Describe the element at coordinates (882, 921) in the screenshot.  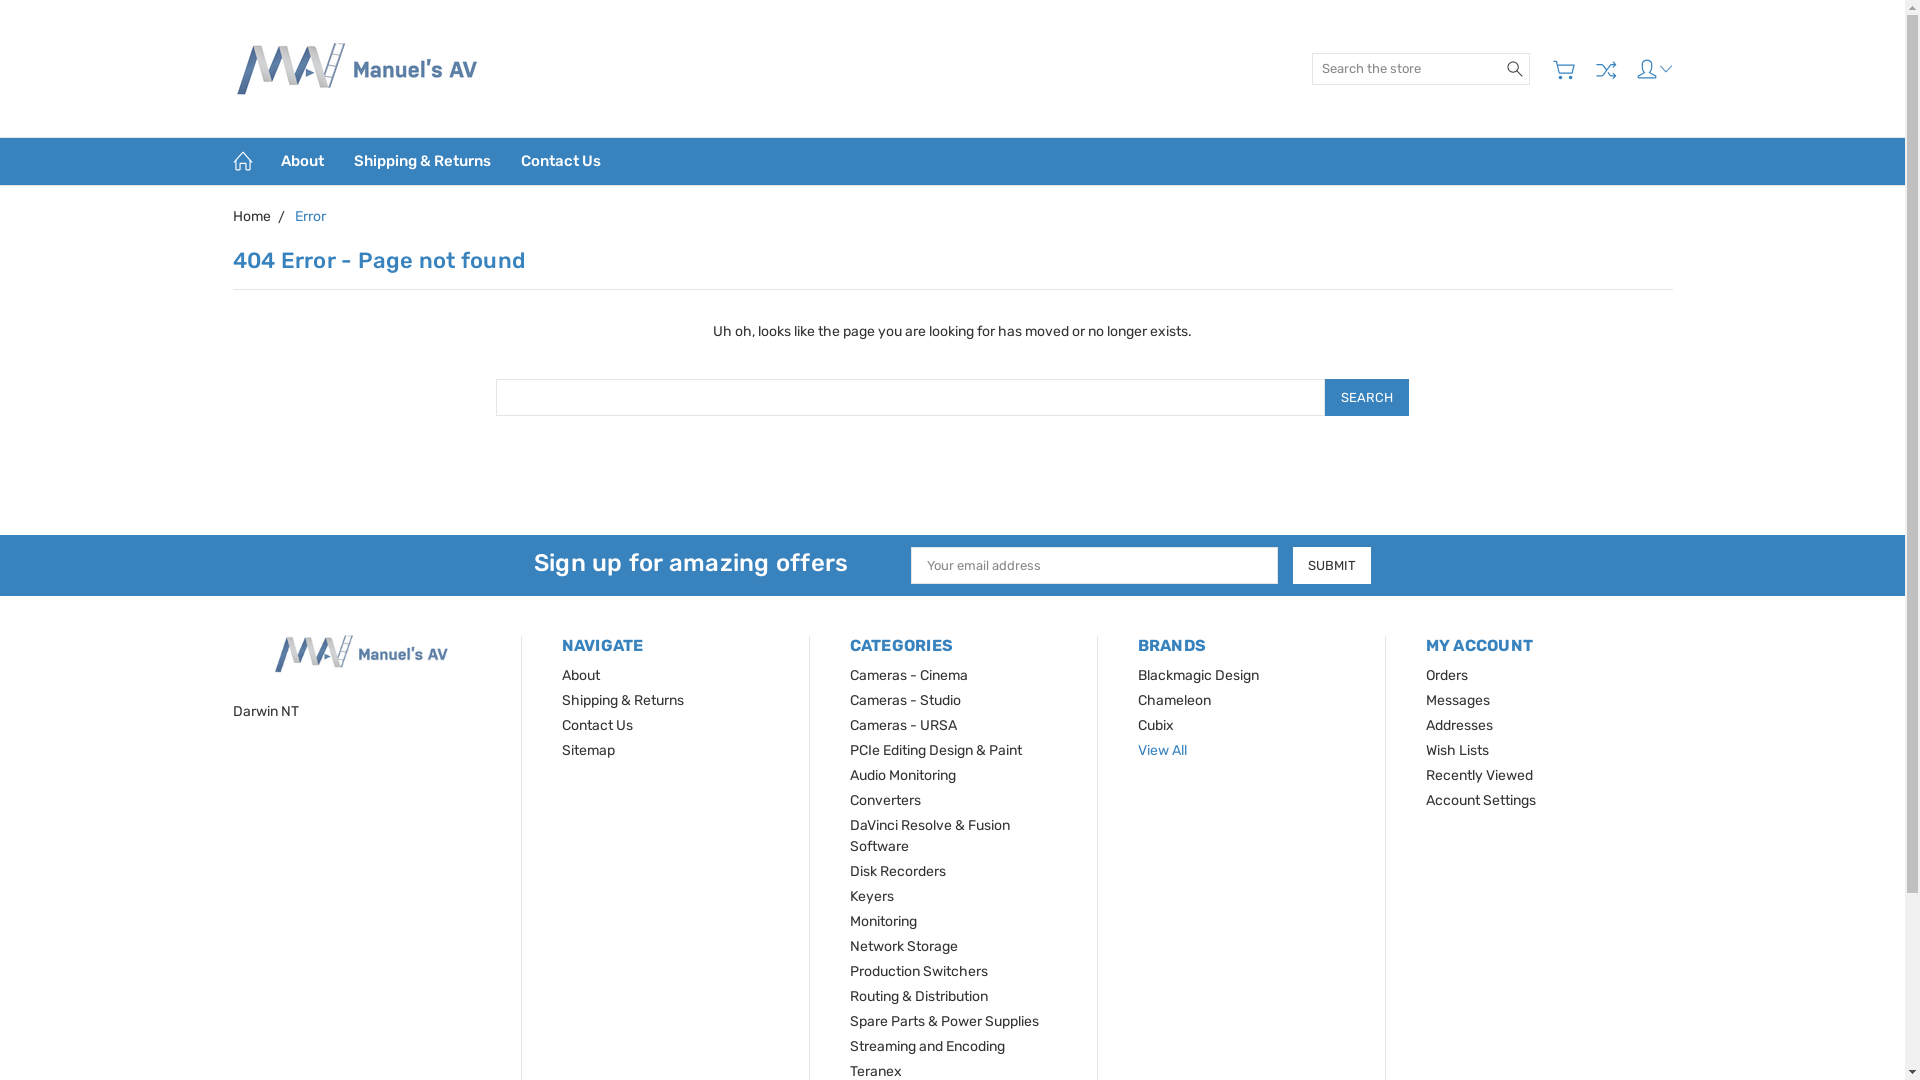
I see `'Monitoring'` at that location.